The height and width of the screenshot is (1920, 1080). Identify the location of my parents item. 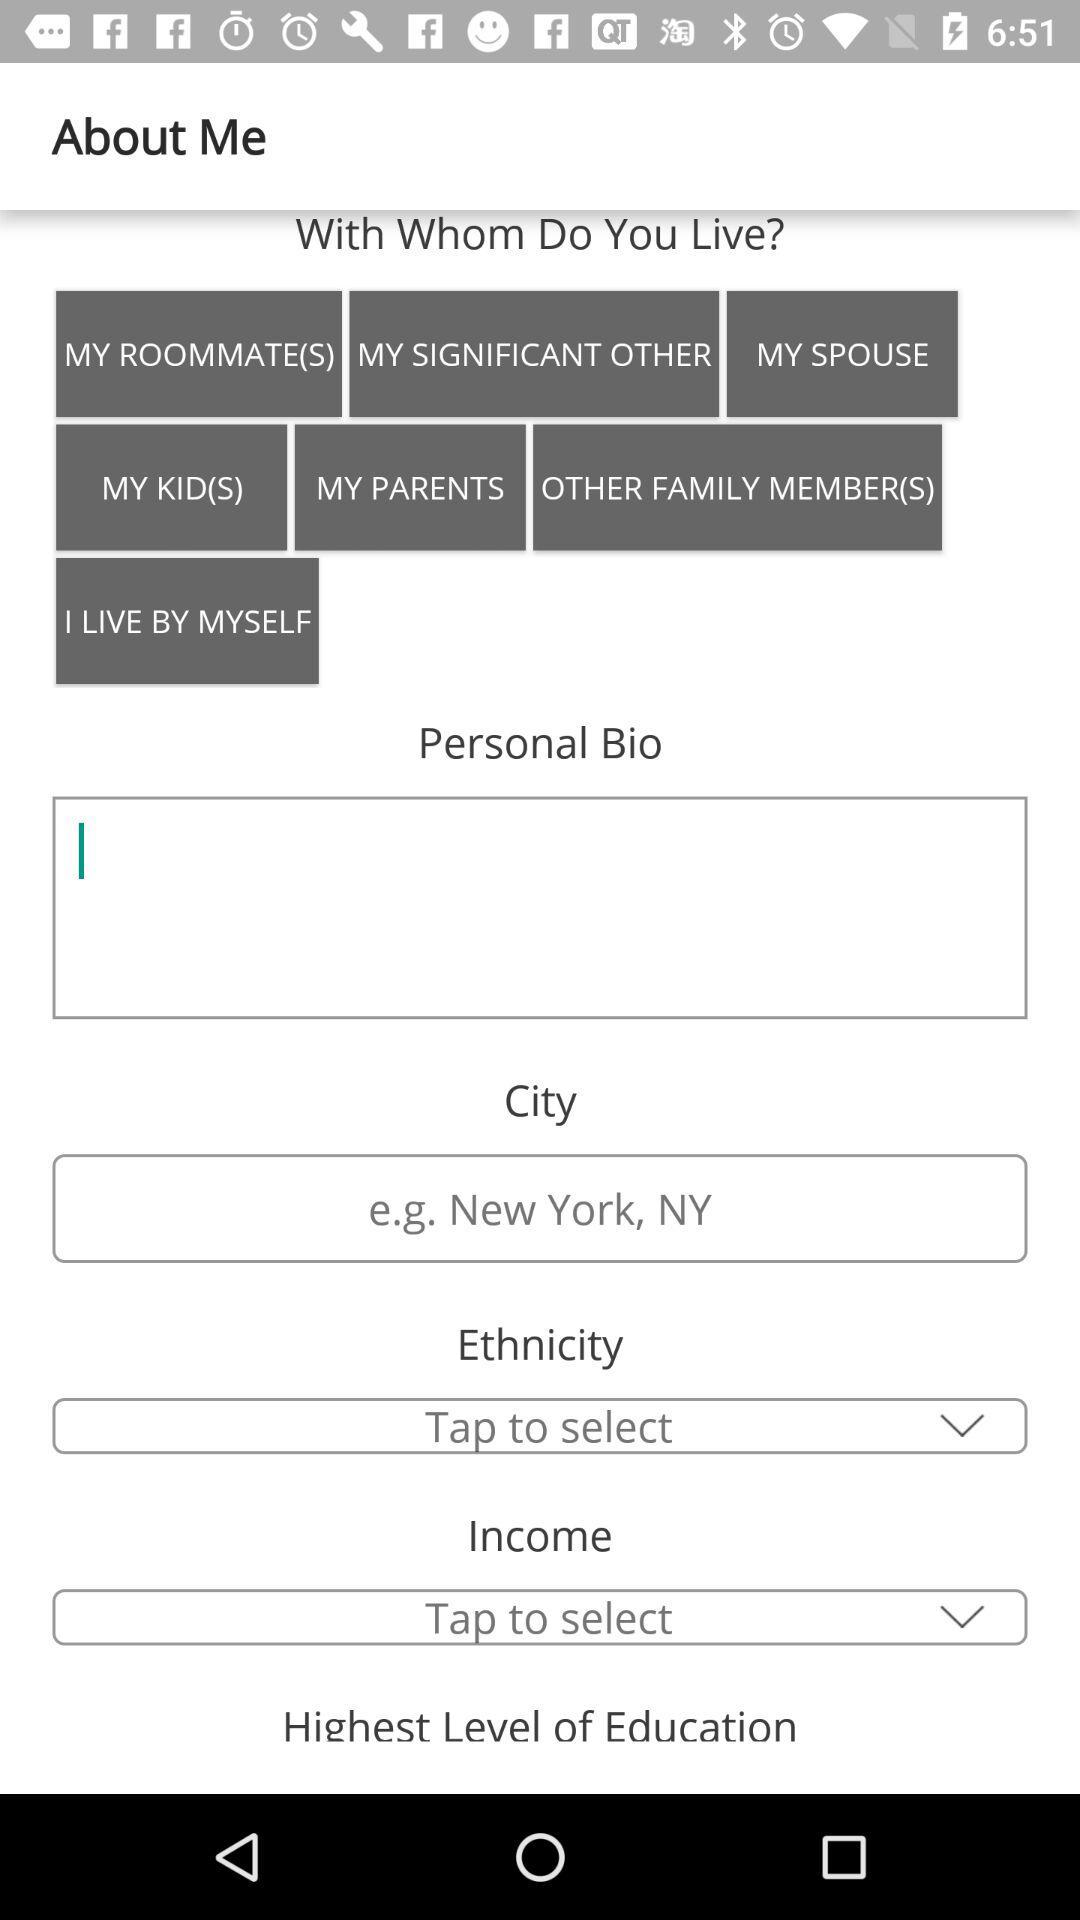
(409, 487).